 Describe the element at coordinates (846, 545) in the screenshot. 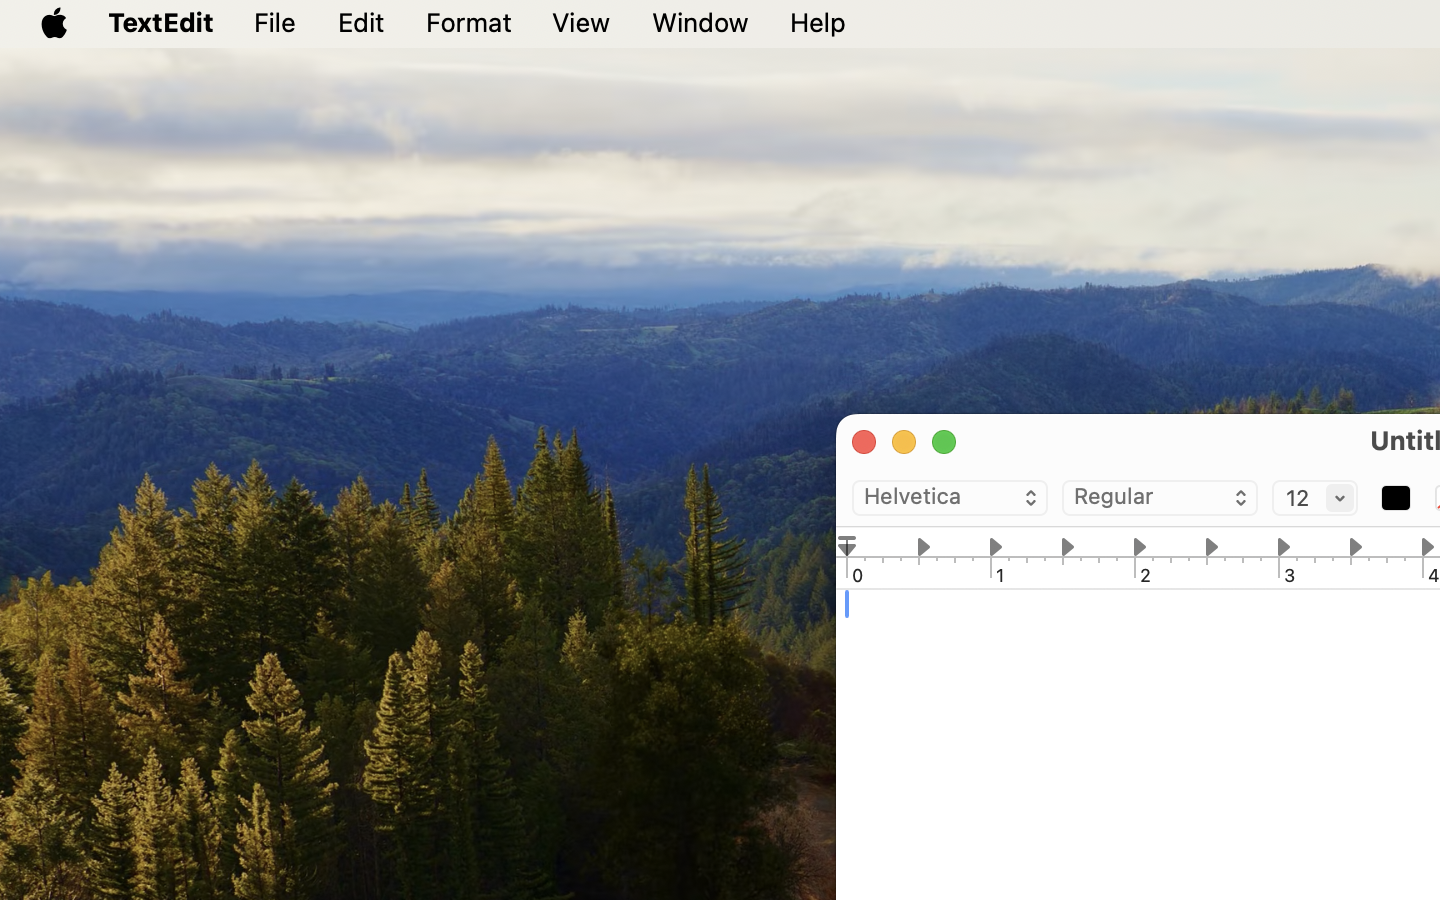

I see `'0.0'` at that location.